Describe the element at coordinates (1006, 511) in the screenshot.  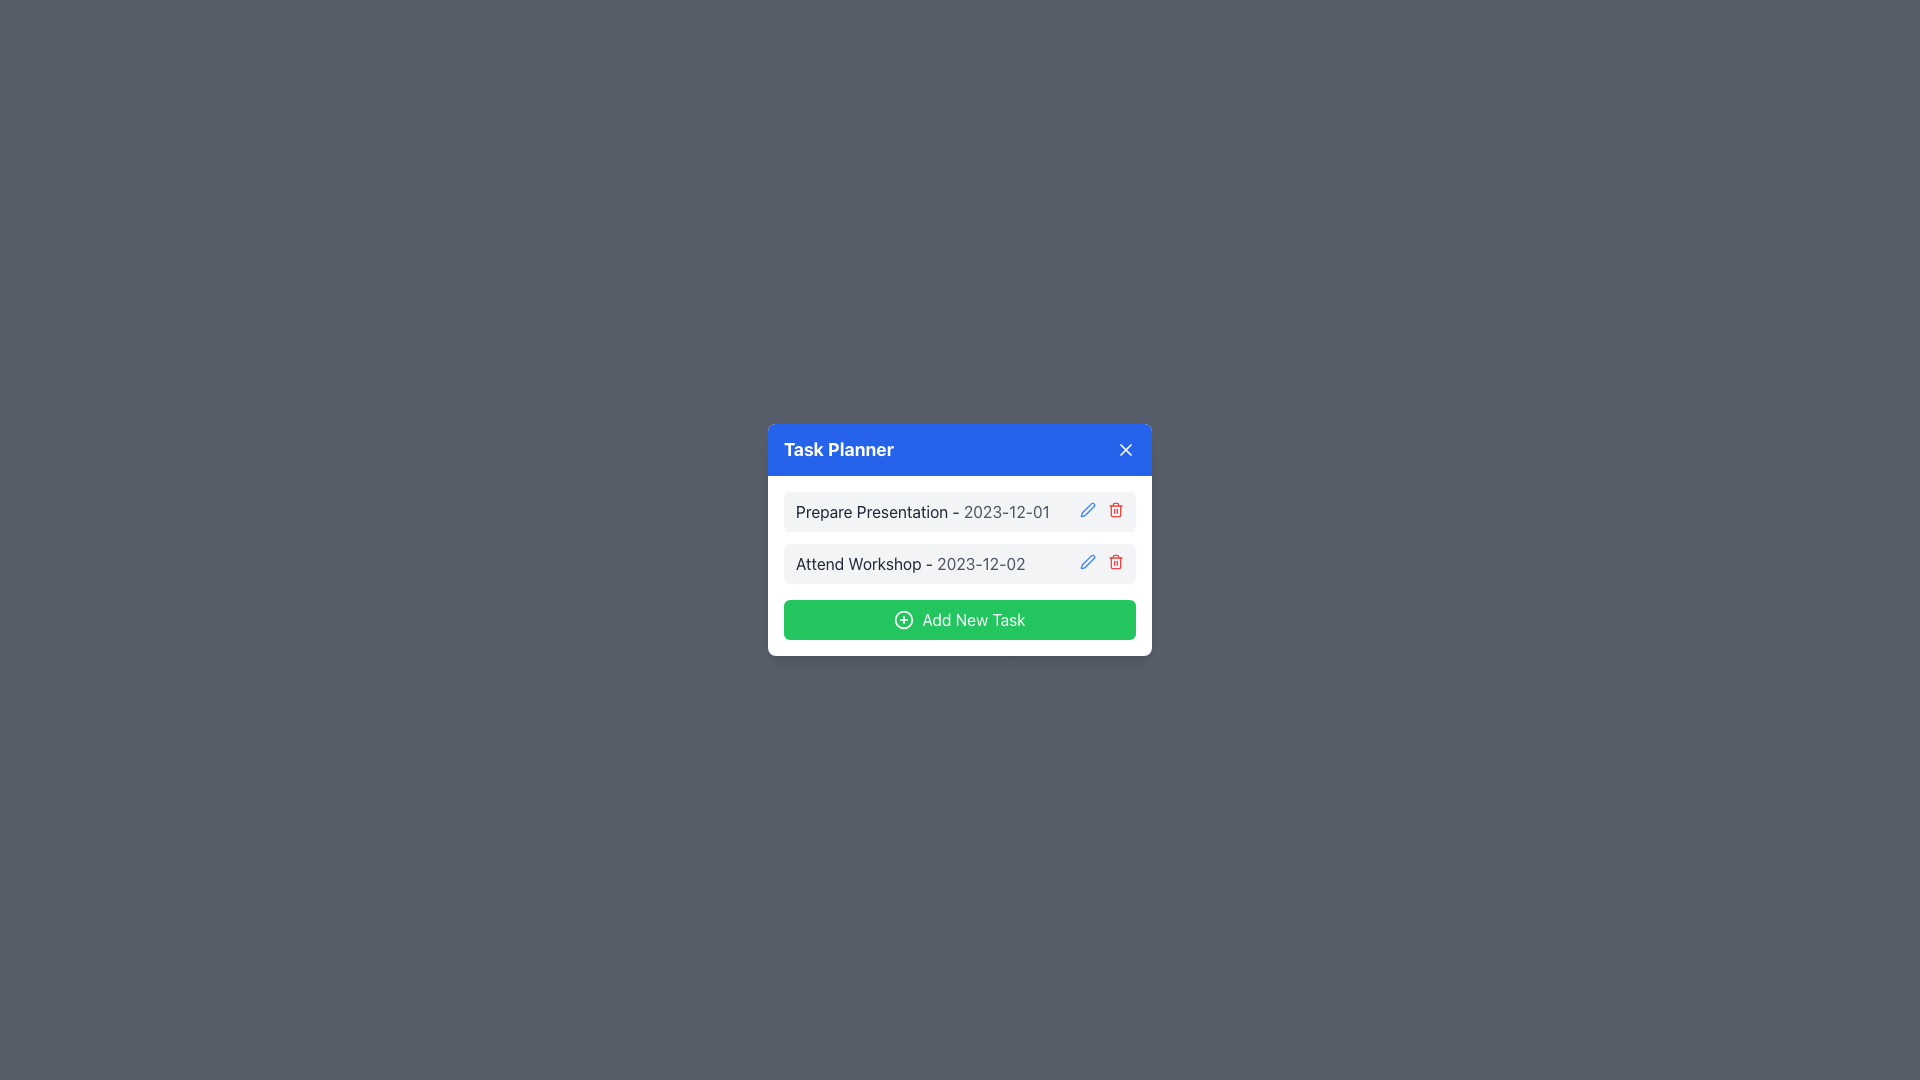
I see `the non-interactive text label displaying the date '2023-12-01' that follows 'Prepare Presentation -' in the task planner dialog box` at that location.